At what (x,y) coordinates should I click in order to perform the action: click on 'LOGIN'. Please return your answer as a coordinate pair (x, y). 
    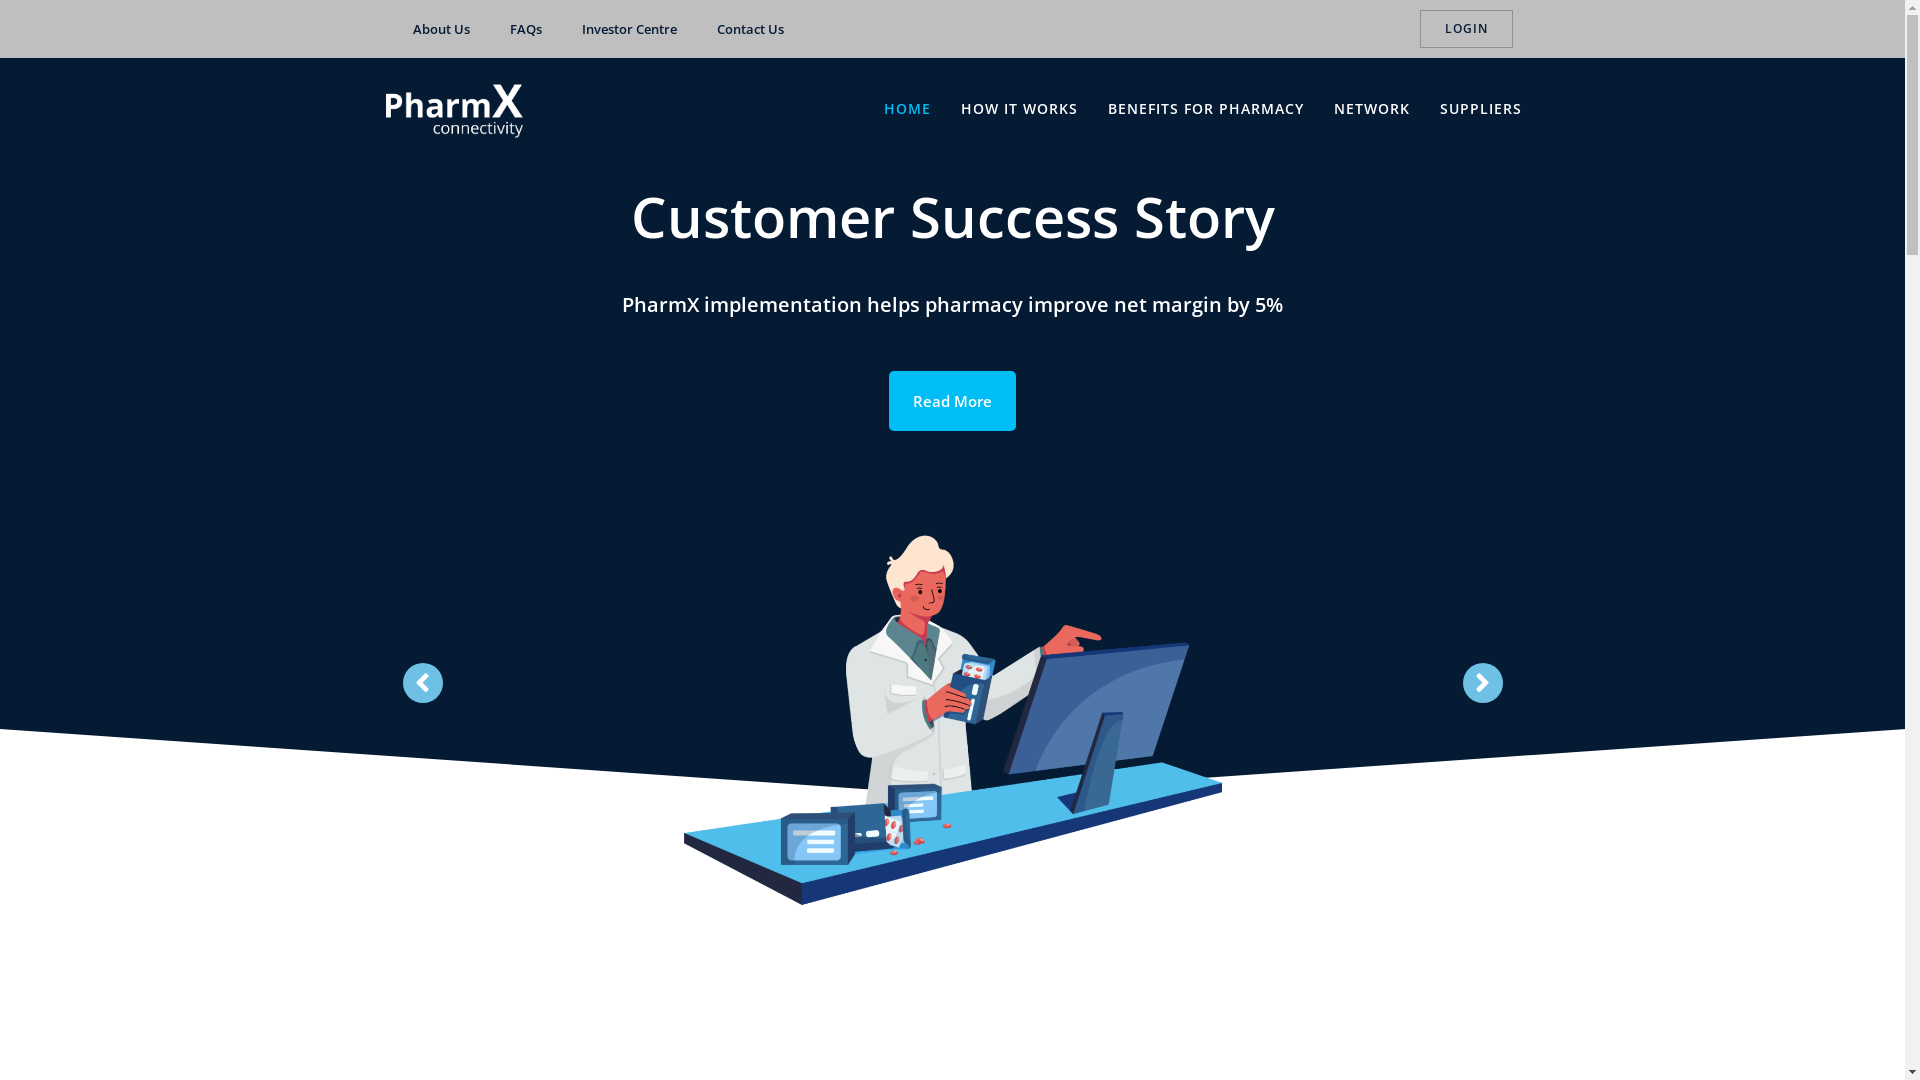
    Looking at the image, I should click on (1466, 29).